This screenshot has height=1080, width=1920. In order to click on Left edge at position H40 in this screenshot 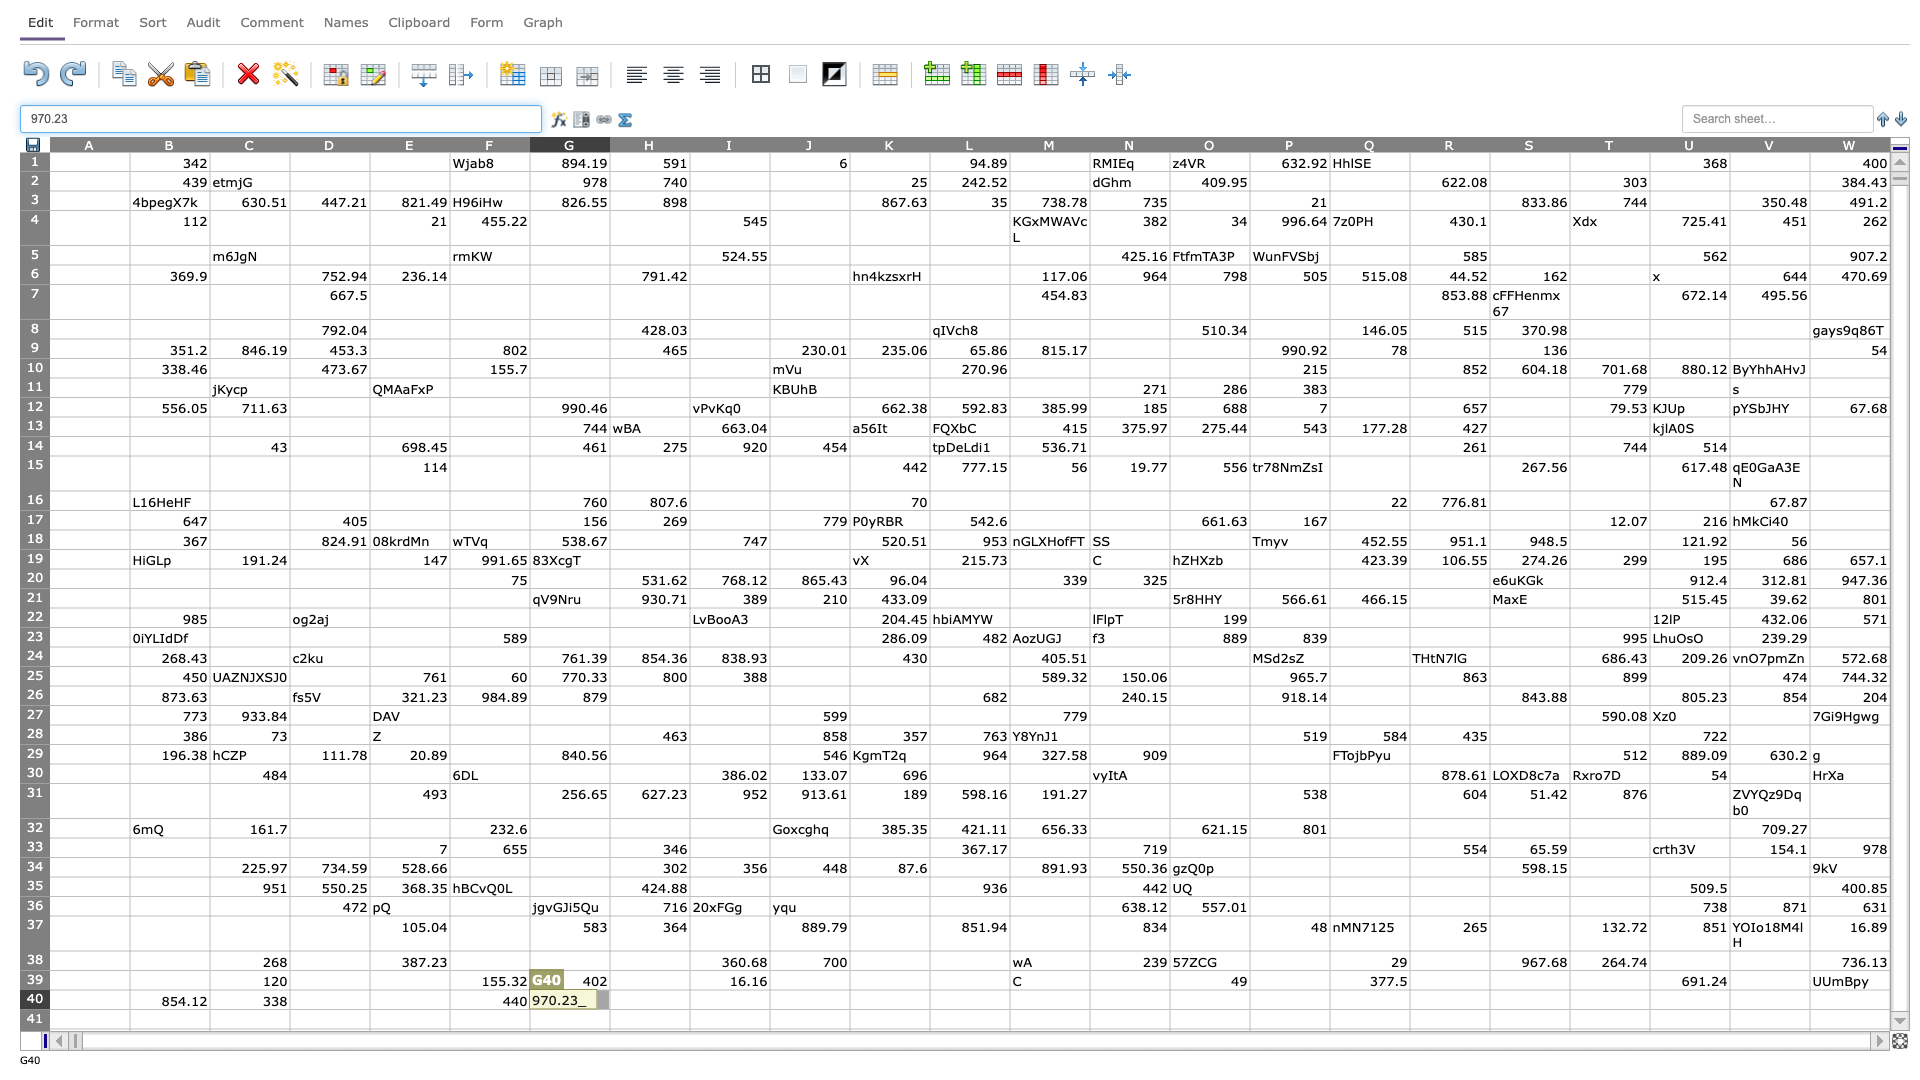, I will do `click(608, 999)`.